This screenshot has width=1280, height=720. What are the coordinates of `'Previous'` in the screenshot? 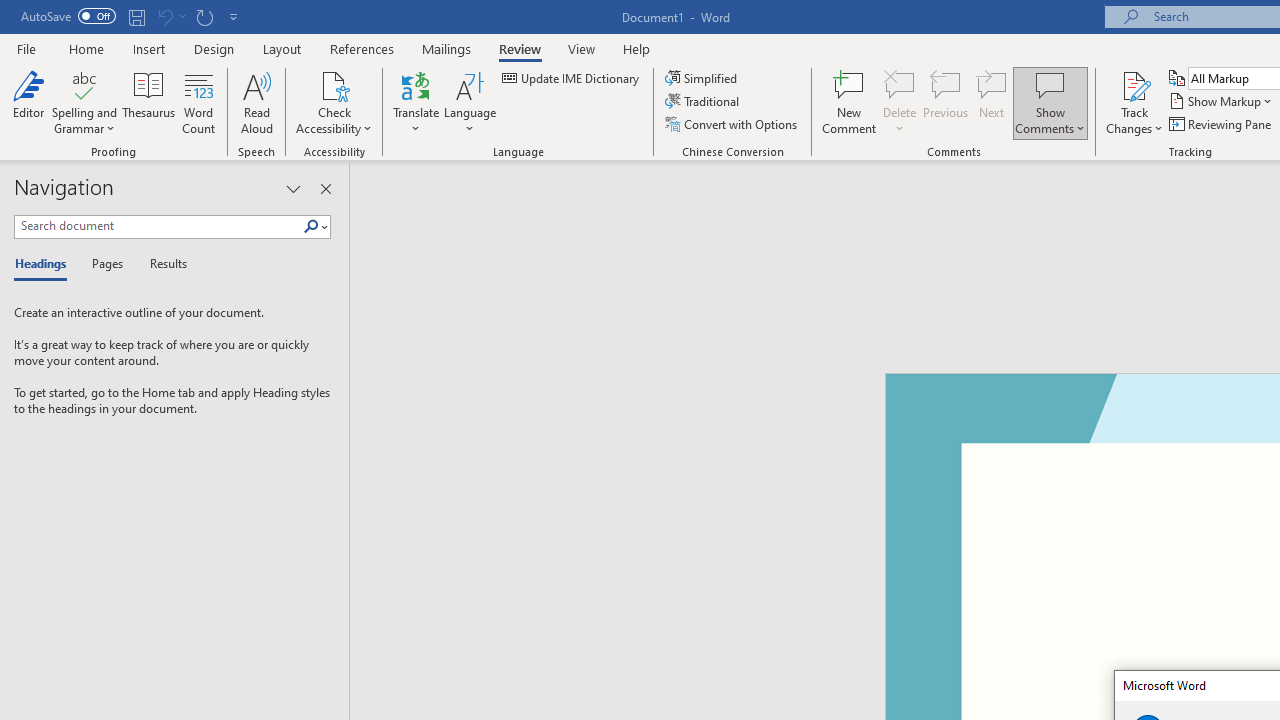 It's located at (945, 103).